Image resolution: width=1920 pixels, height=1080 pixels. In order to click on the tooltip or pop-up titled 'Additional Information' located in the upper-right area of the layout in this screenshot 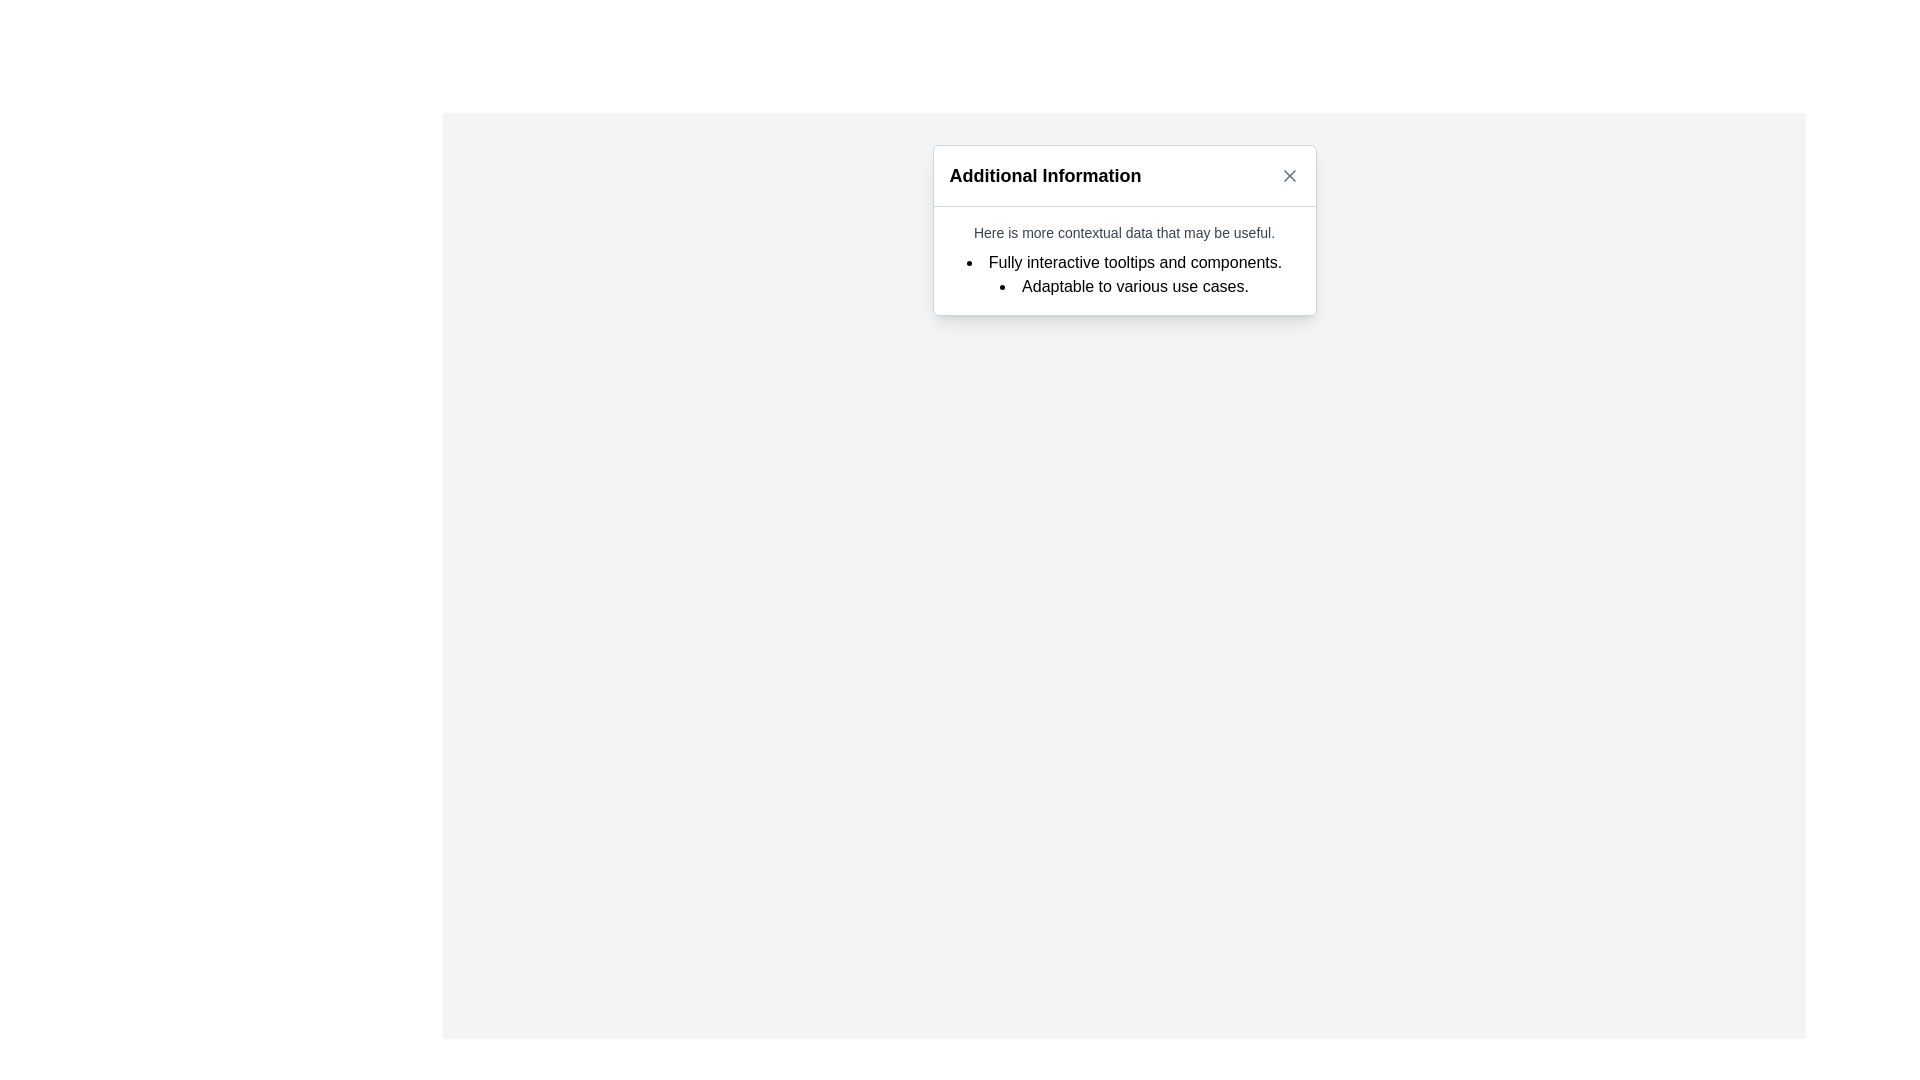, I will do `click(1124, 229)`.